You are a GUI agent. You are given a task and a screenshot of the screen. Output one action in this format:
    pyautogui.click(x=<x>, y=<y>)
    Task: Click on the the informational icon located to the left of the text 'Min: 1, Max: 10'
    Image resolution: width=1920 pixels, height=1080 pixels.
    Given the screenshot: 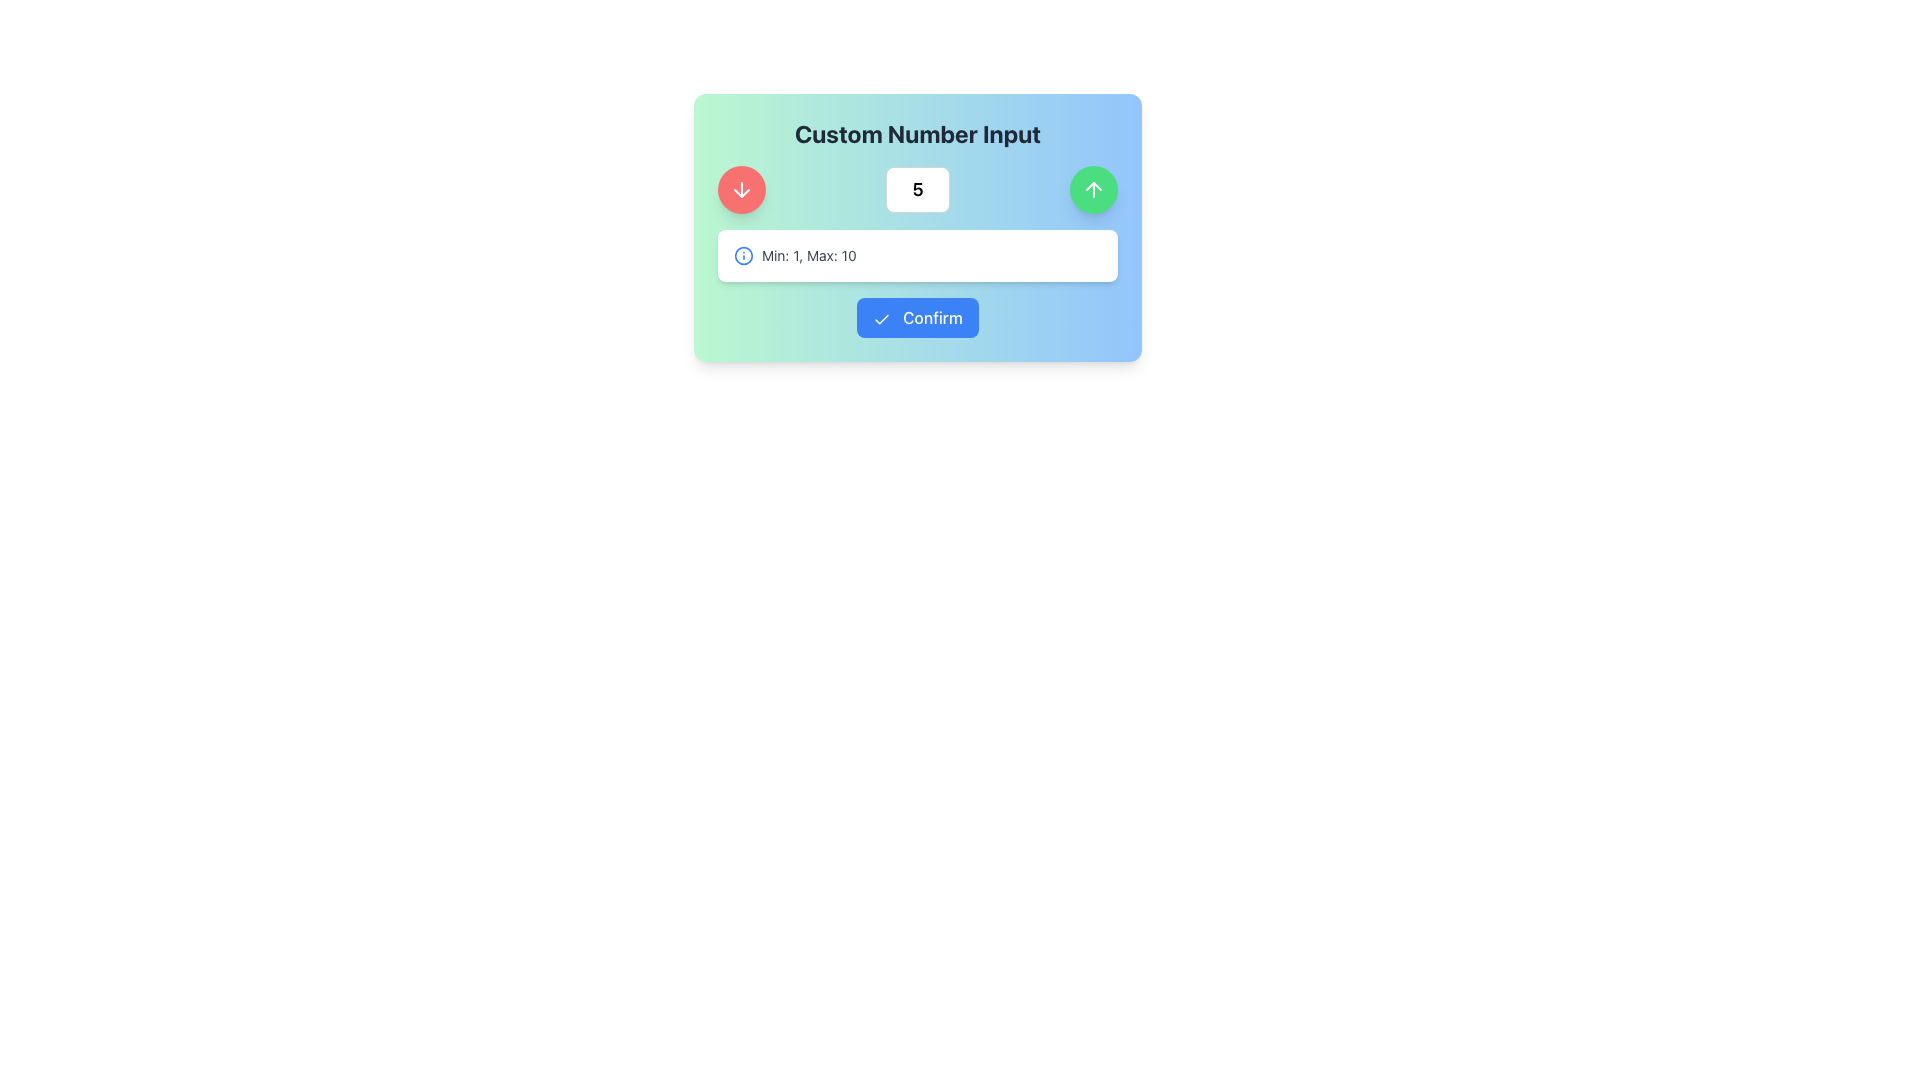 What is the action you would take?
    pyautogui.click(x=743, y=254)
    